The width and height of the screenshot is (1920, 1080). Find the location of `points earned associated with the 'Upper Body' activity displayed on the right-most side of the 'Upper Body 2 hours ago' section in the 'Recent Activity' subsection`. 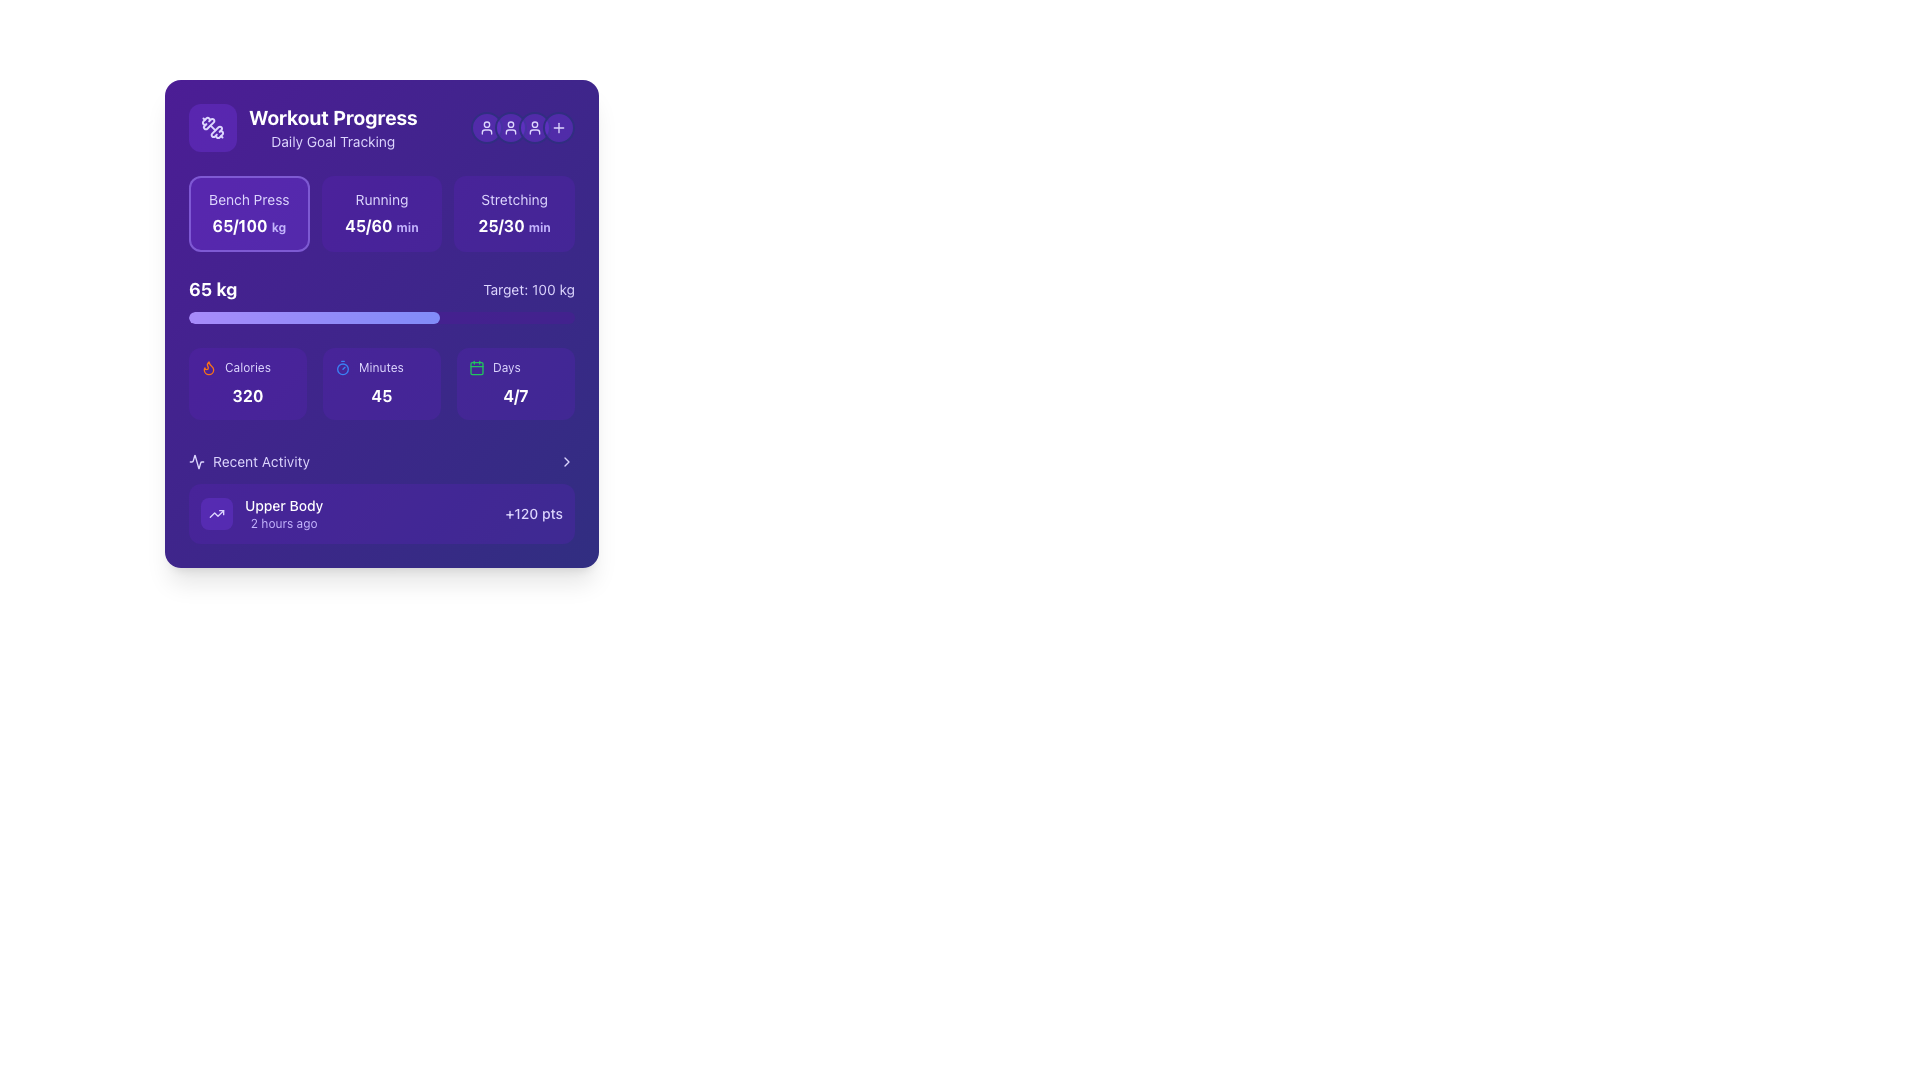

points earned associated with the 'Upper Body' activity displayed on the right-most side of the 'Upper Body 2 hours ago' section in the 'Recent Activity' subsection is located at coordinates (534, 512).